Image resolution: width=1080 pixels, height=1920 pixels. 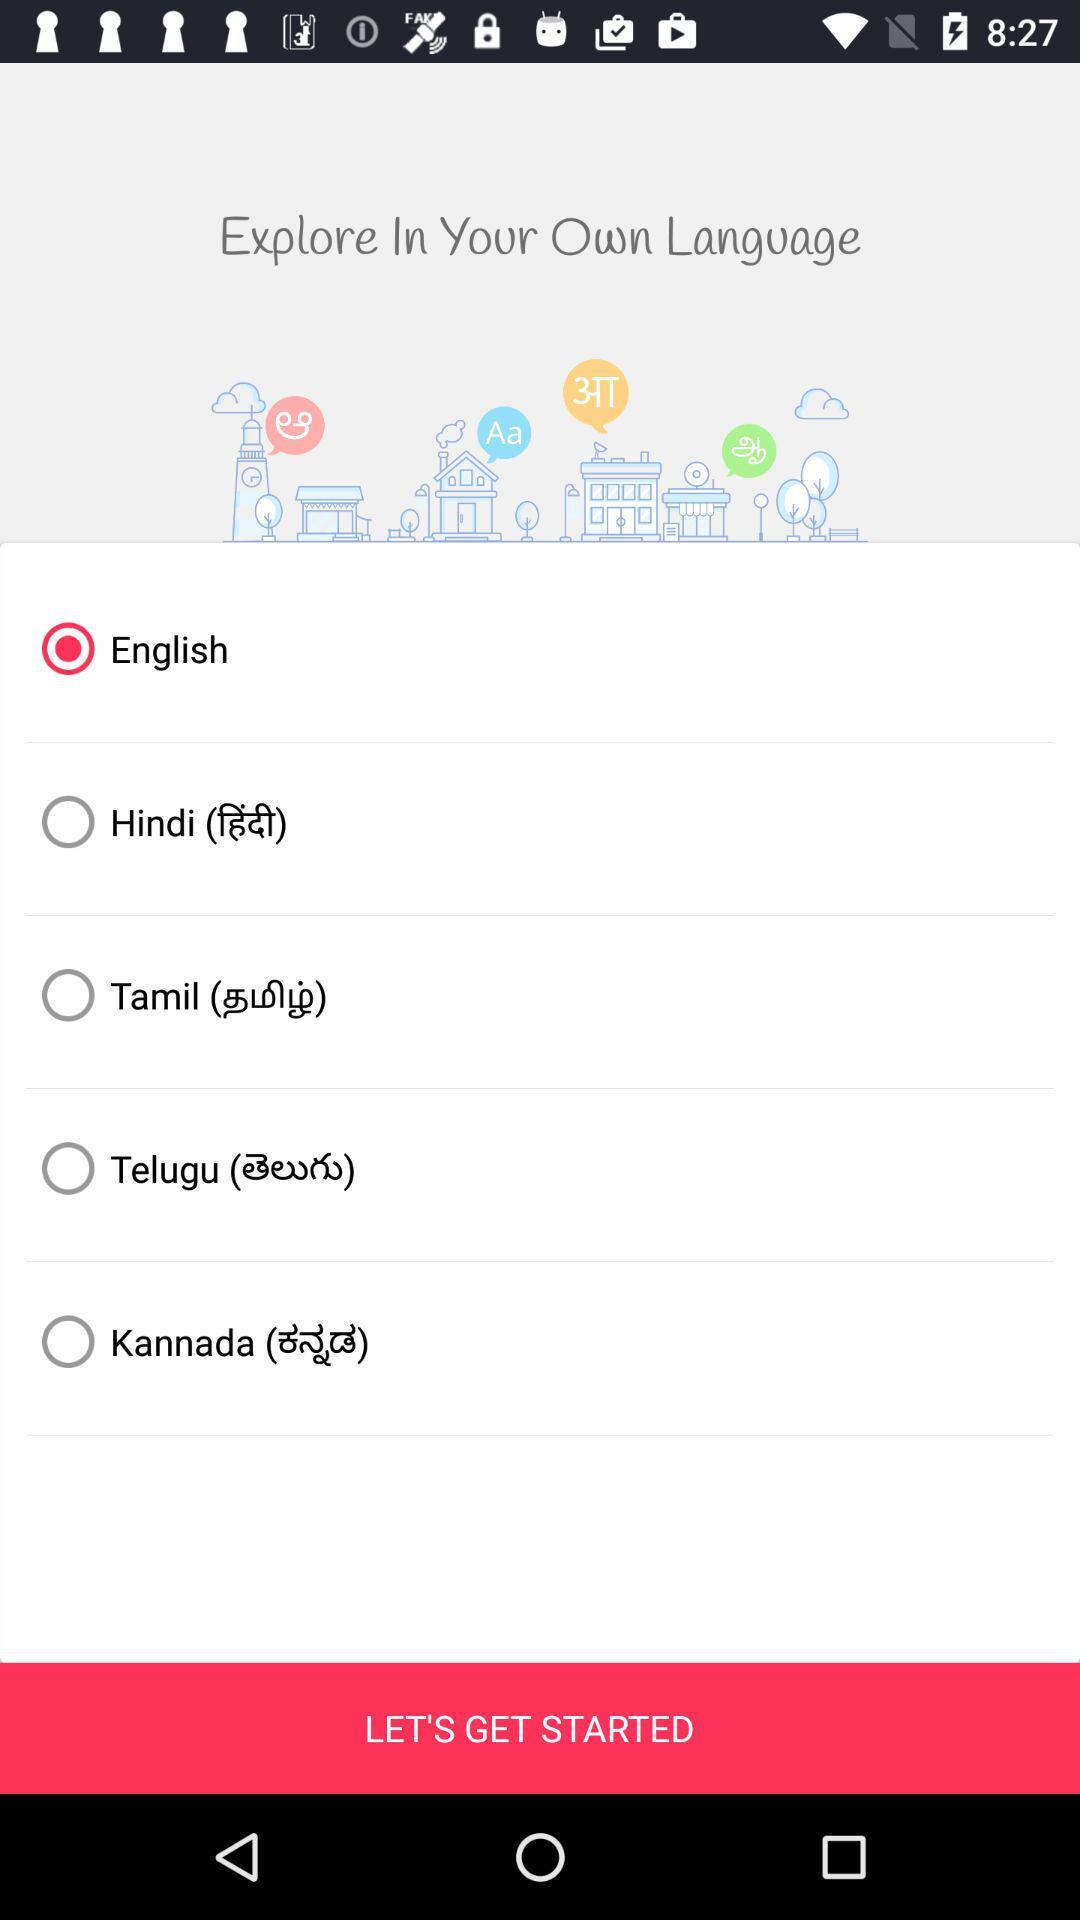 What do you see at coordinates (528, 1727) in the screenshot?
I see `let s get icon` at bounding box center [528, 1727].